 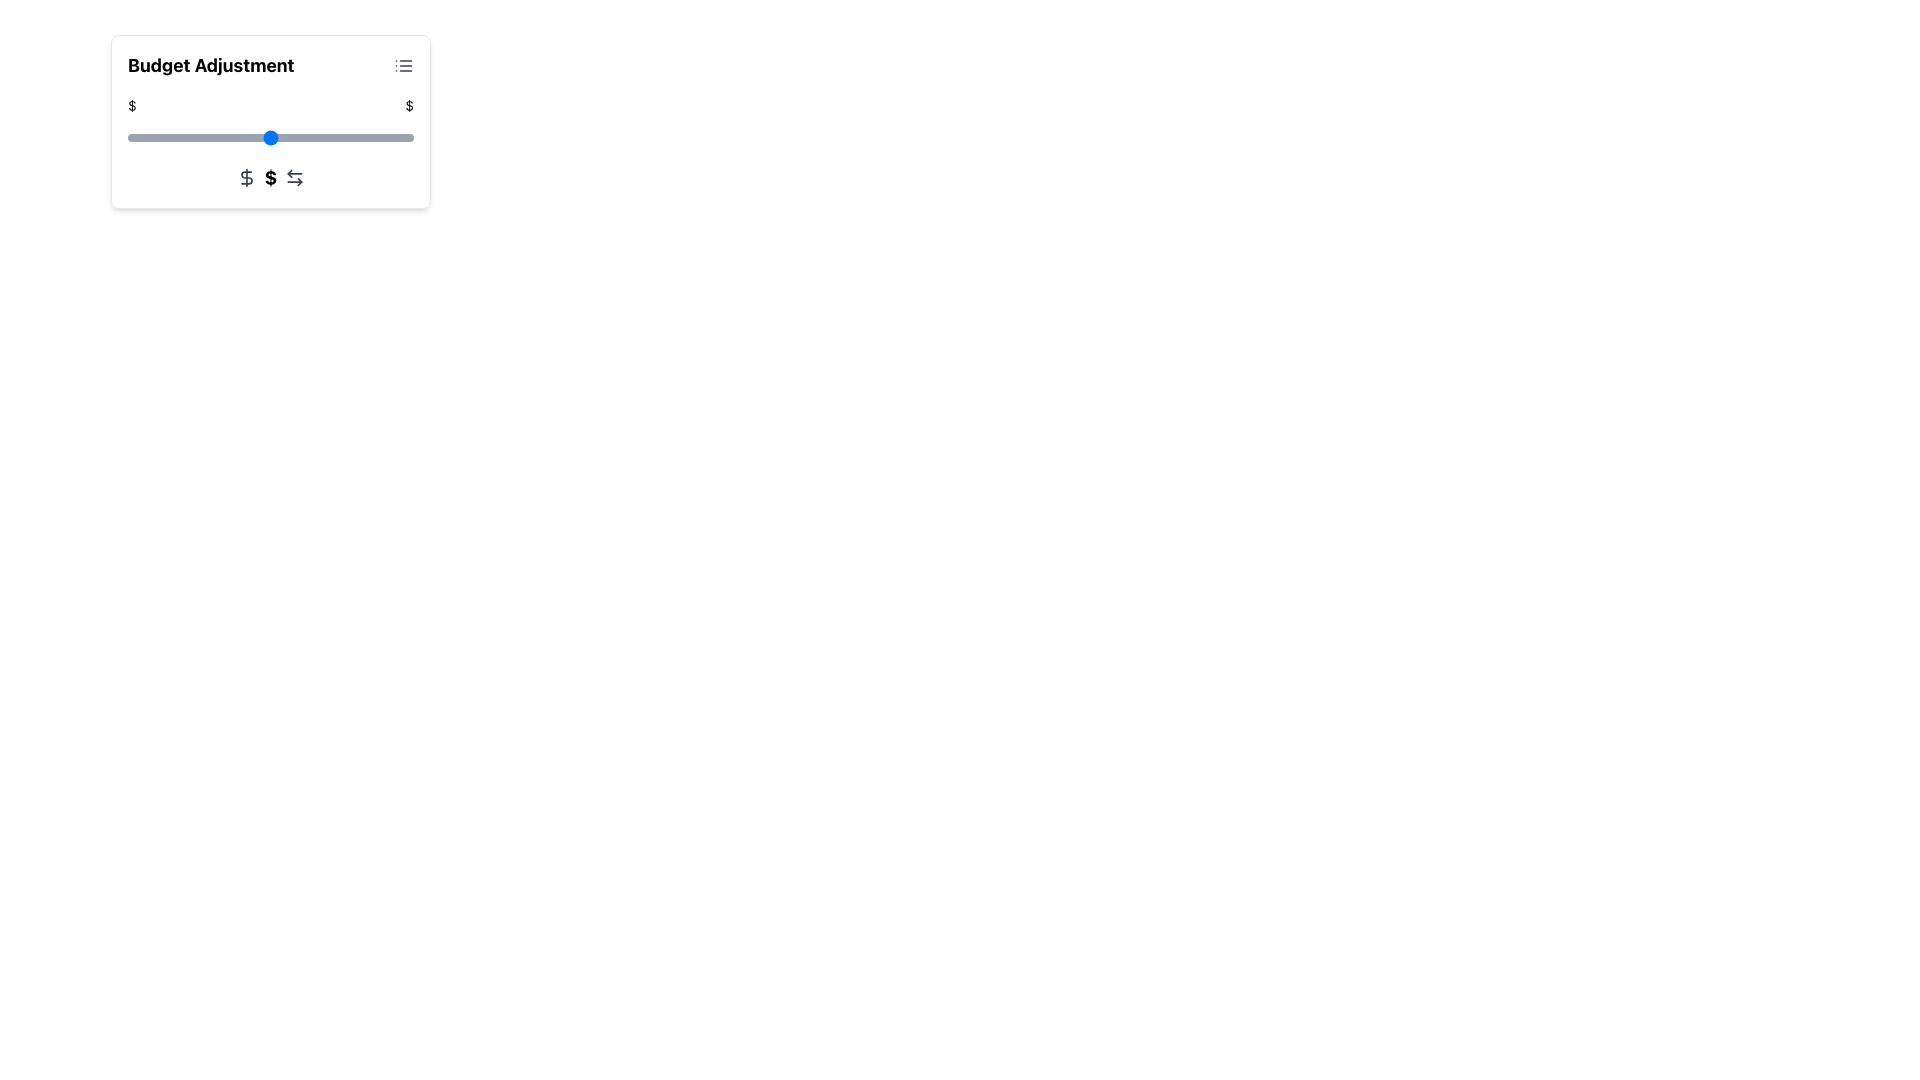 What do you see at coordinates (294, 176) in the screenshot?
I see `the fifth icon in a row at the bottom center of the section, located to the right of the dollar sign icon` at bounding box center [294, 176].